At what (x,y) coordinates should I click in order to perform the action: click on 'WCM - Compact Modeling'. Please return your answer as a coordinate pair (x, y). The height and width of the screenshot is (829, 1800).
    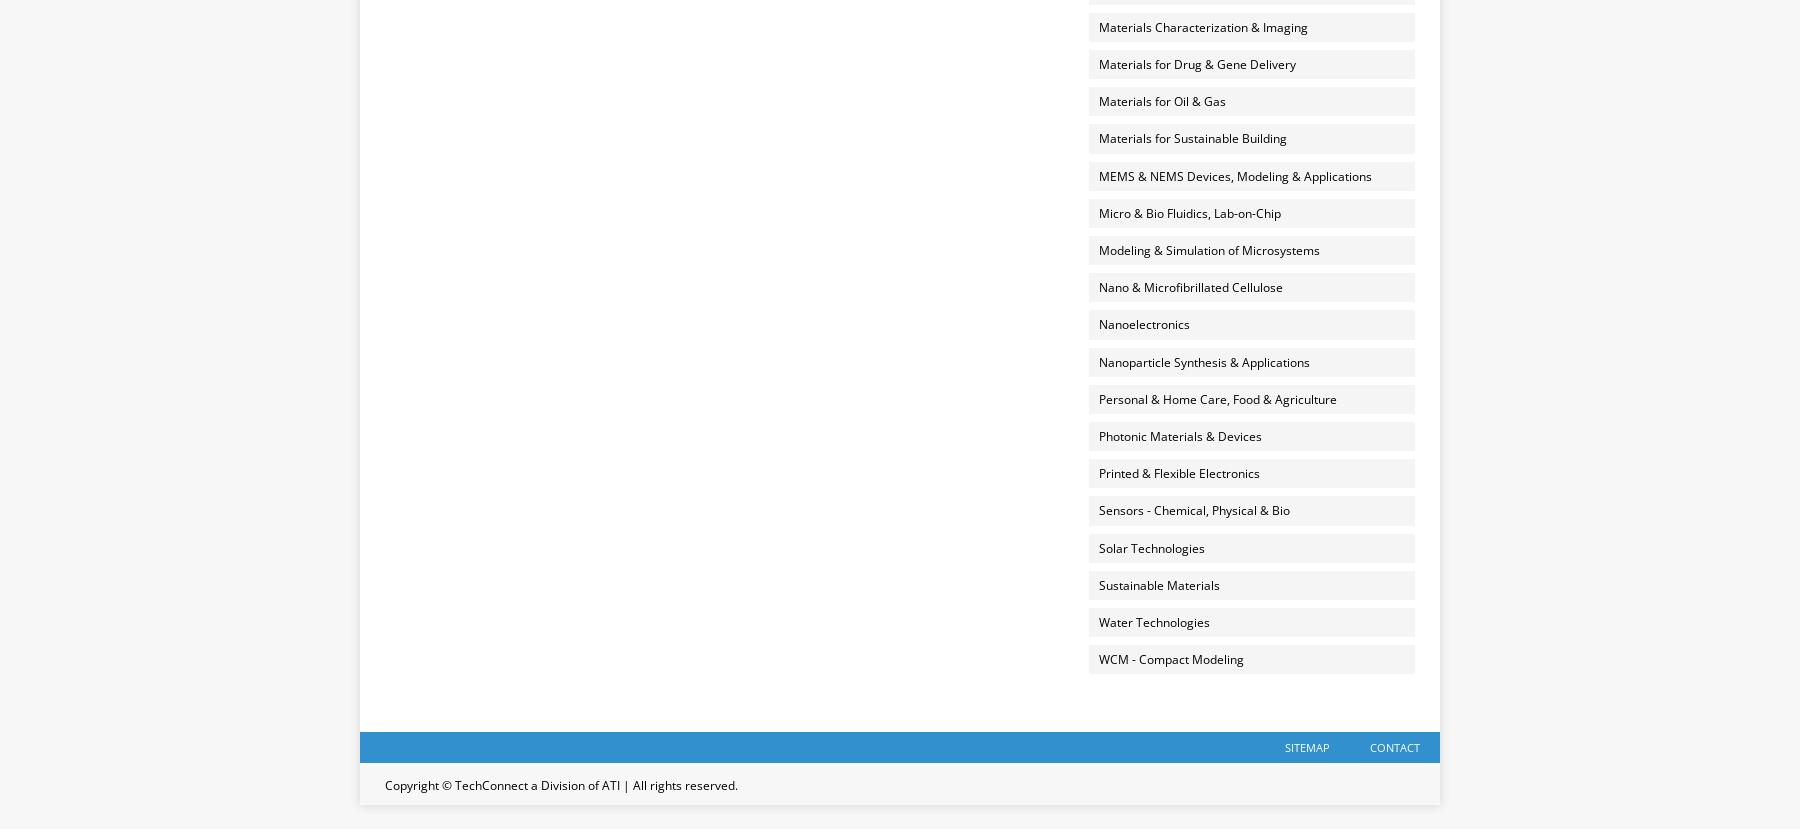
    Looking at the image, I should click on (1169, 658).